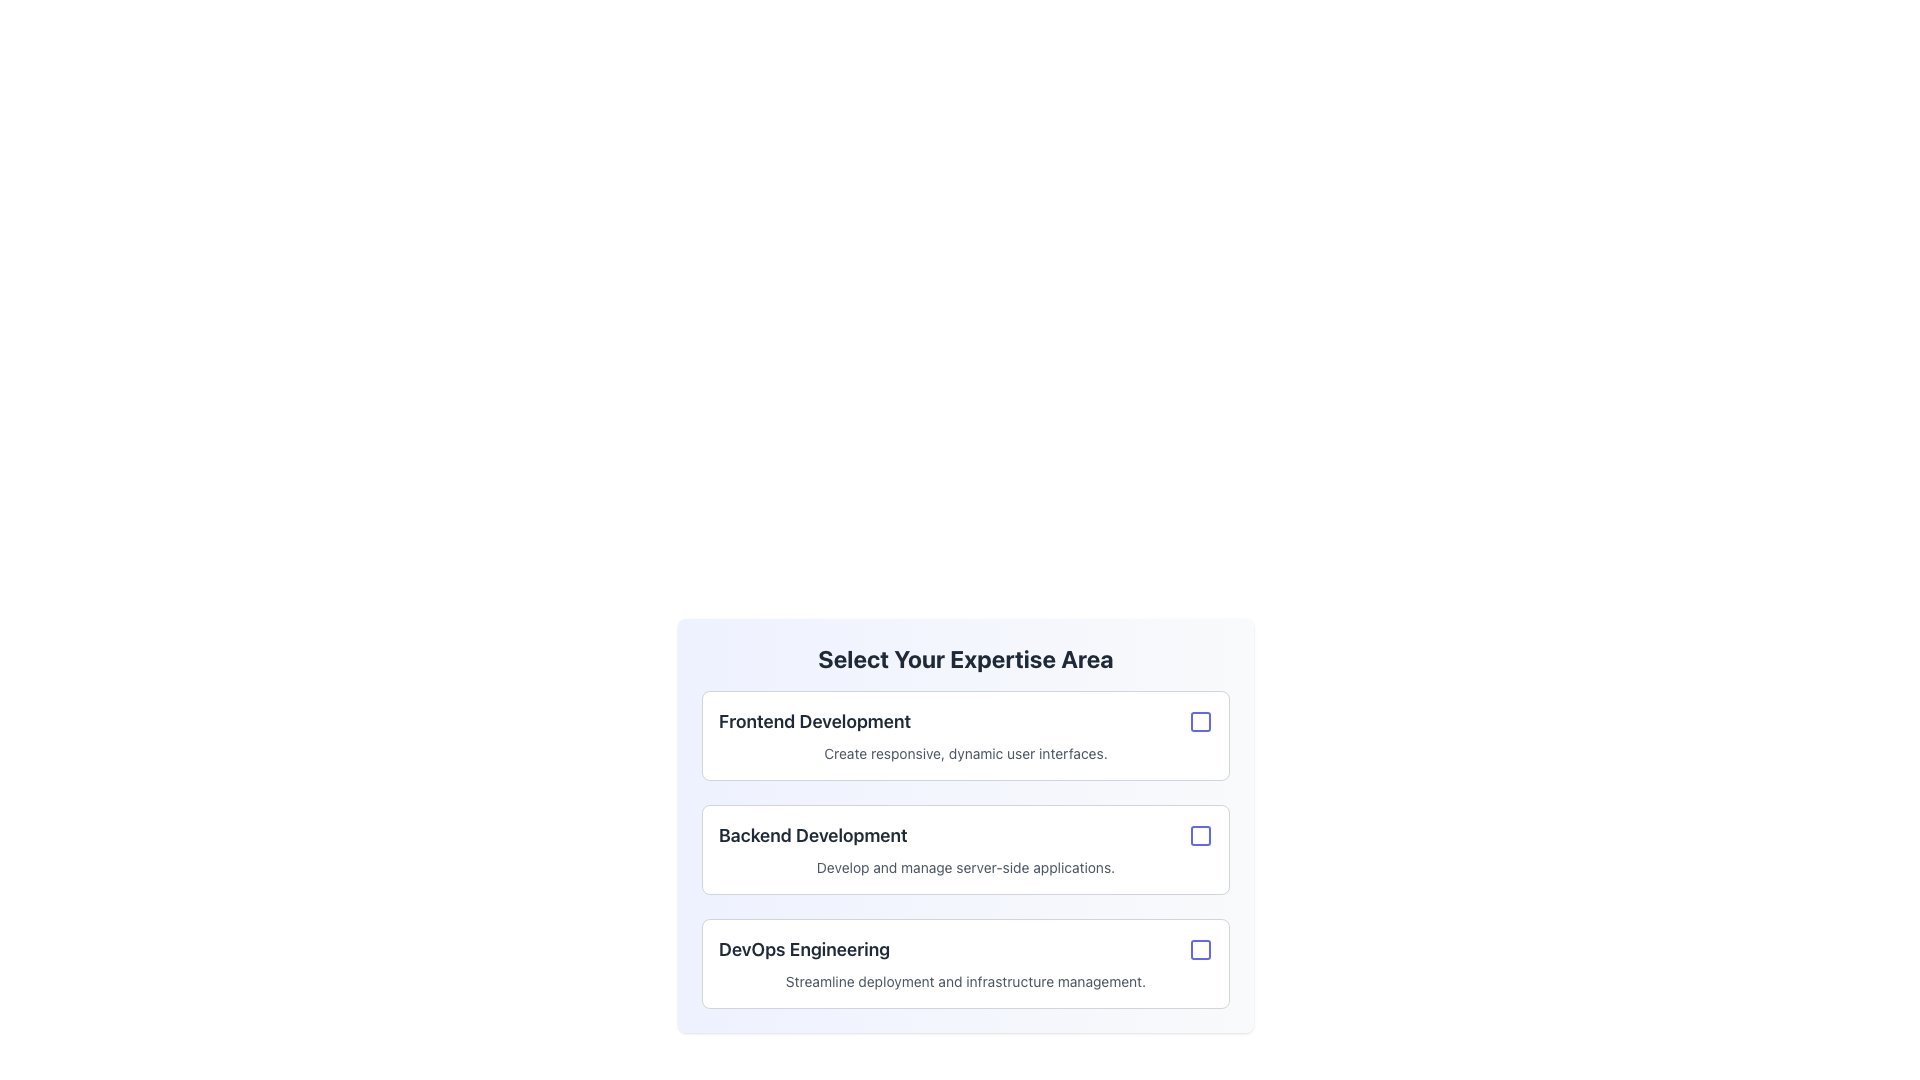  Describe the element at coordinates (804, 948) in the screenshot. I see `the text label displaying 'DevOps Engineering' in the lower section of the 'Select Your Expertise Area' interface, specifically in the third card` at that location.